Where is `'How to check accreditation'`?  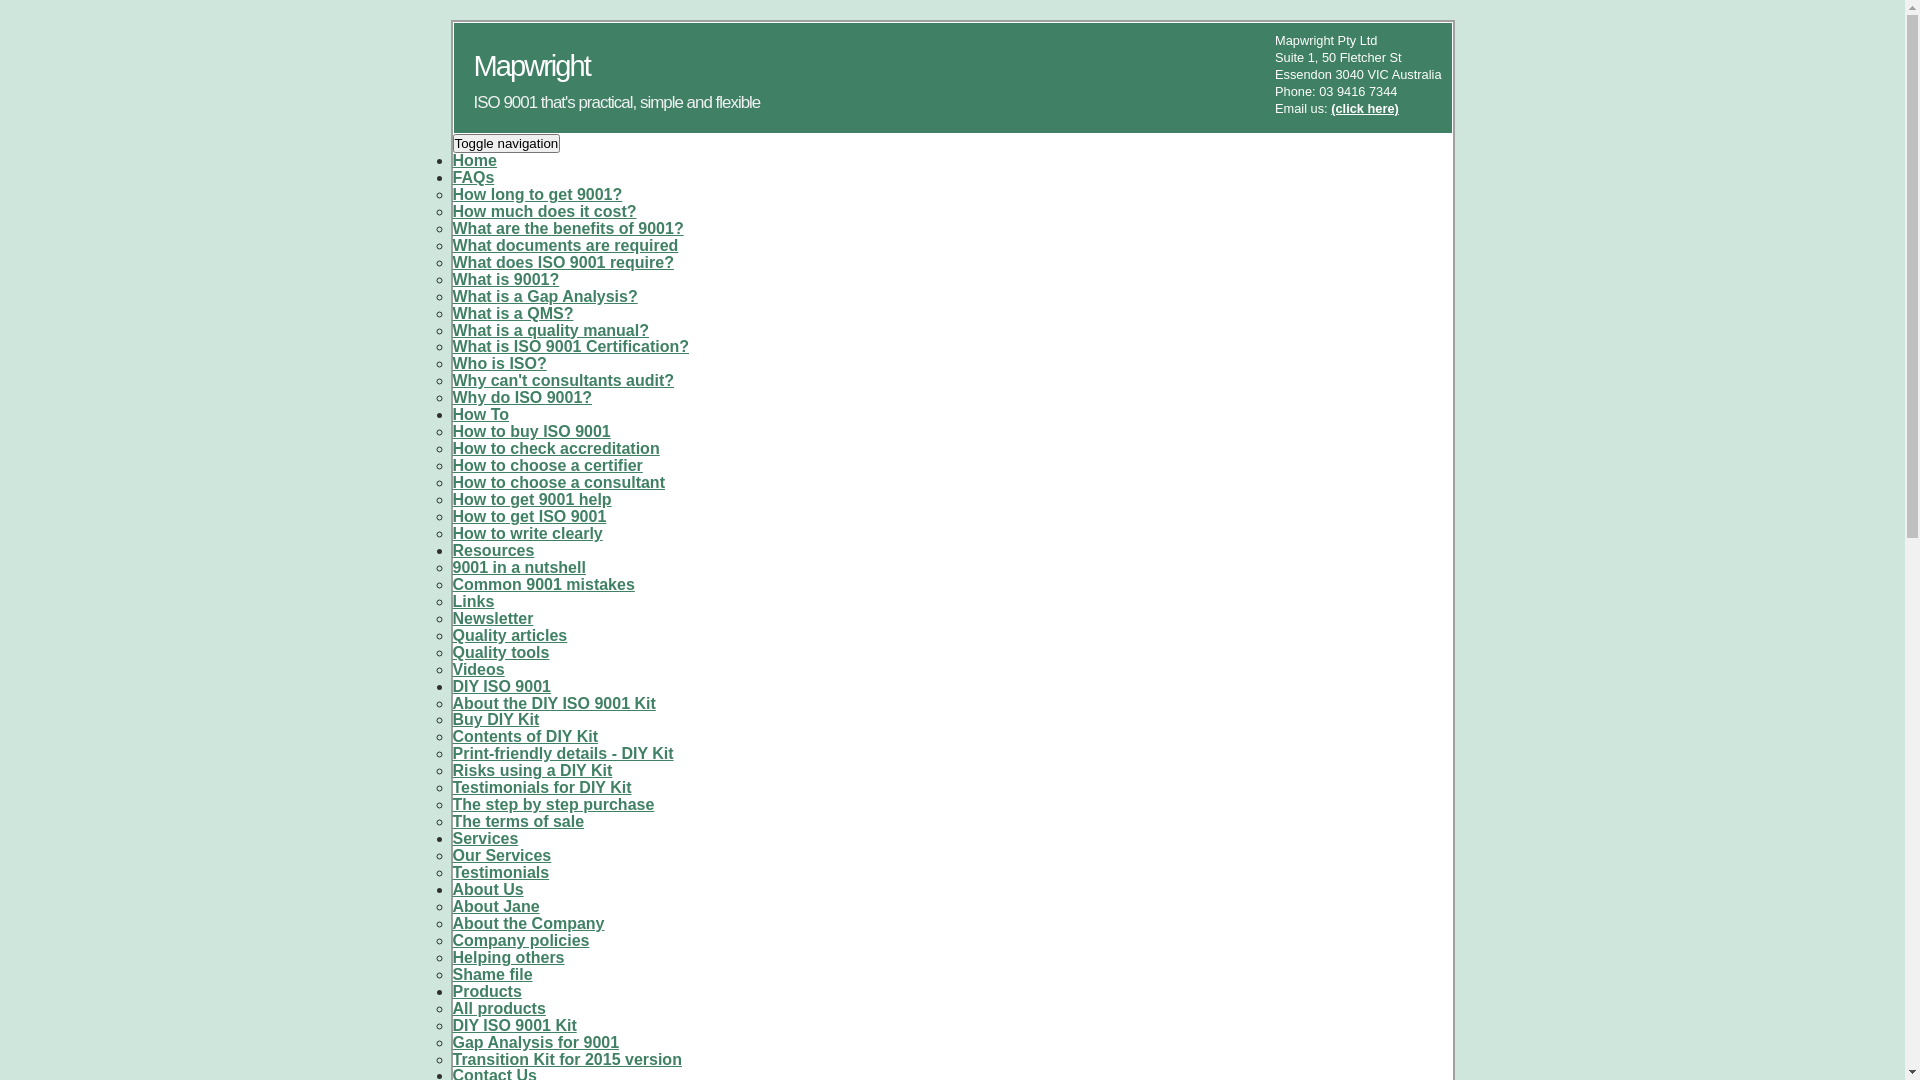 'How to check accreditation' is located at coordinates (555, 447).